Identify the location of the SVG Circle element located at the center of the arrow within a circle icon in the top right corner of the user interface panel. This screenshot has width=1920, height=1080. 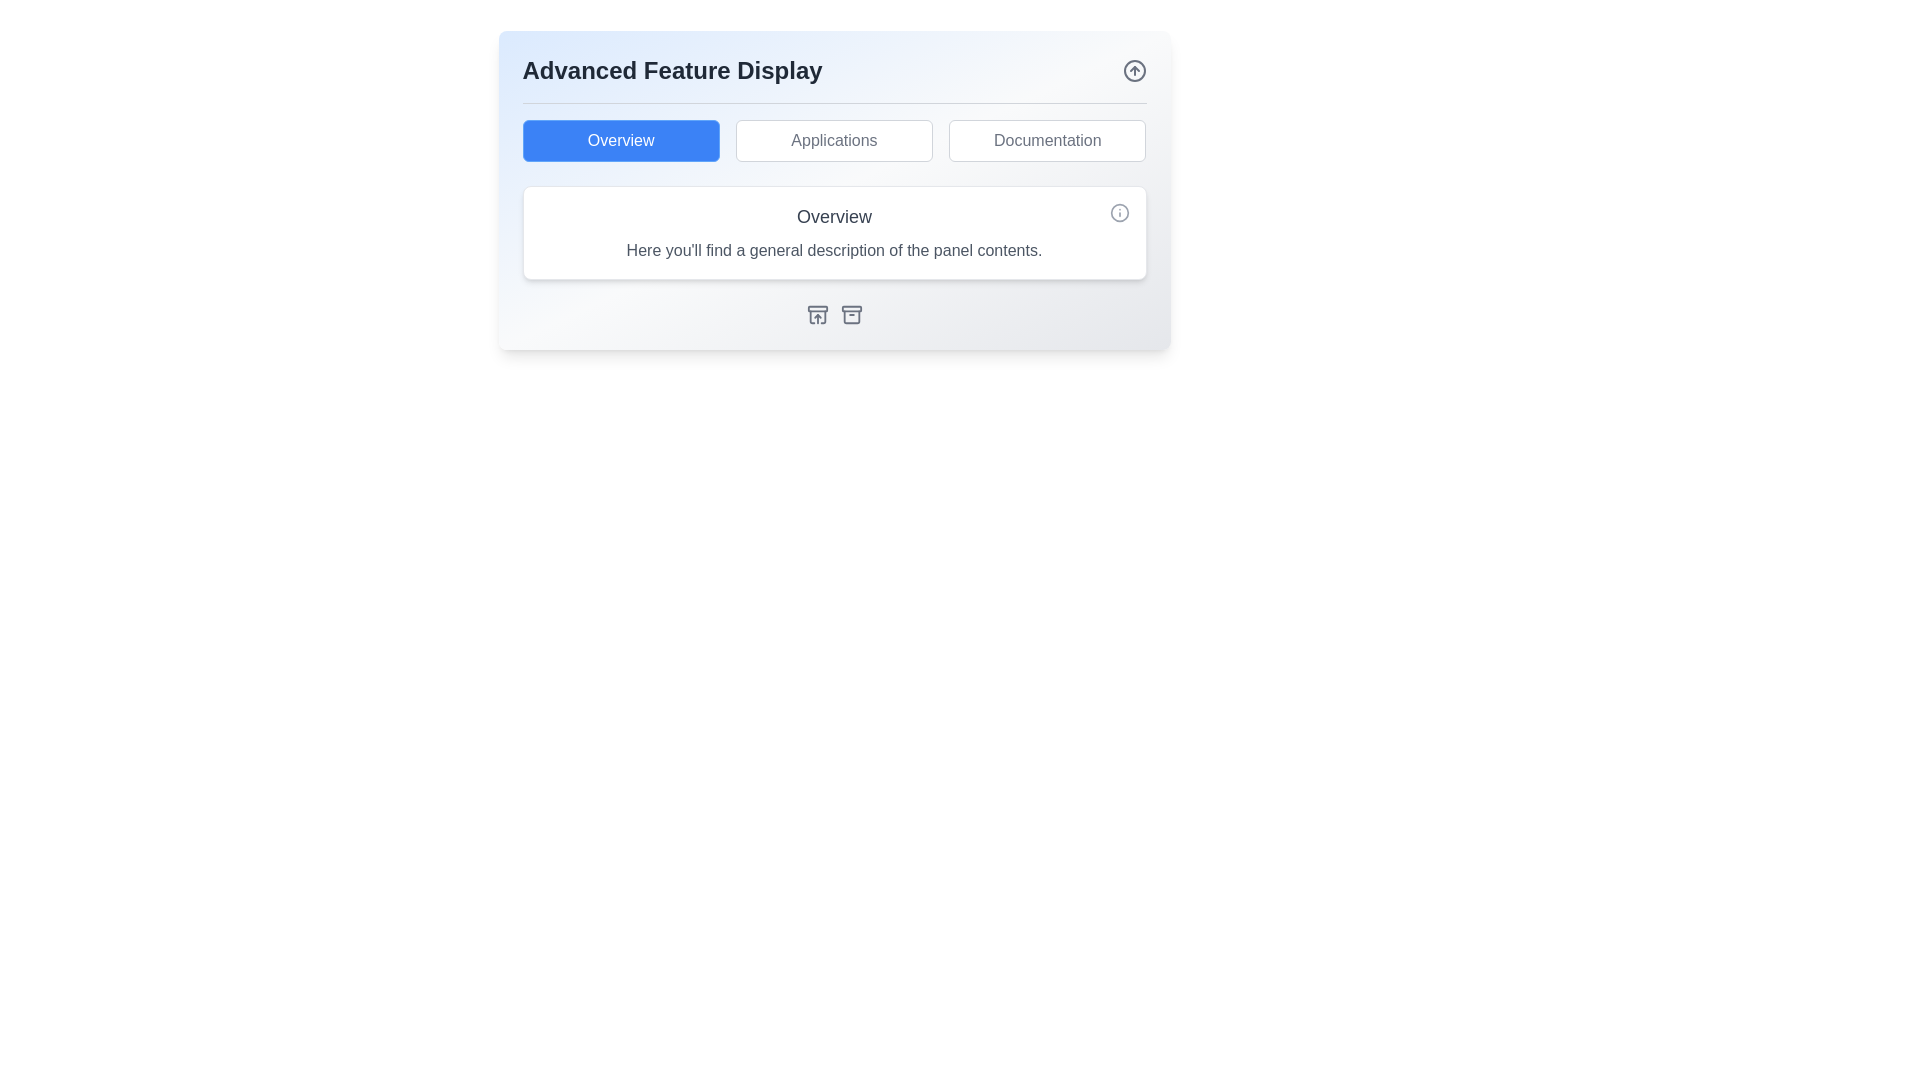
(1134, 69).